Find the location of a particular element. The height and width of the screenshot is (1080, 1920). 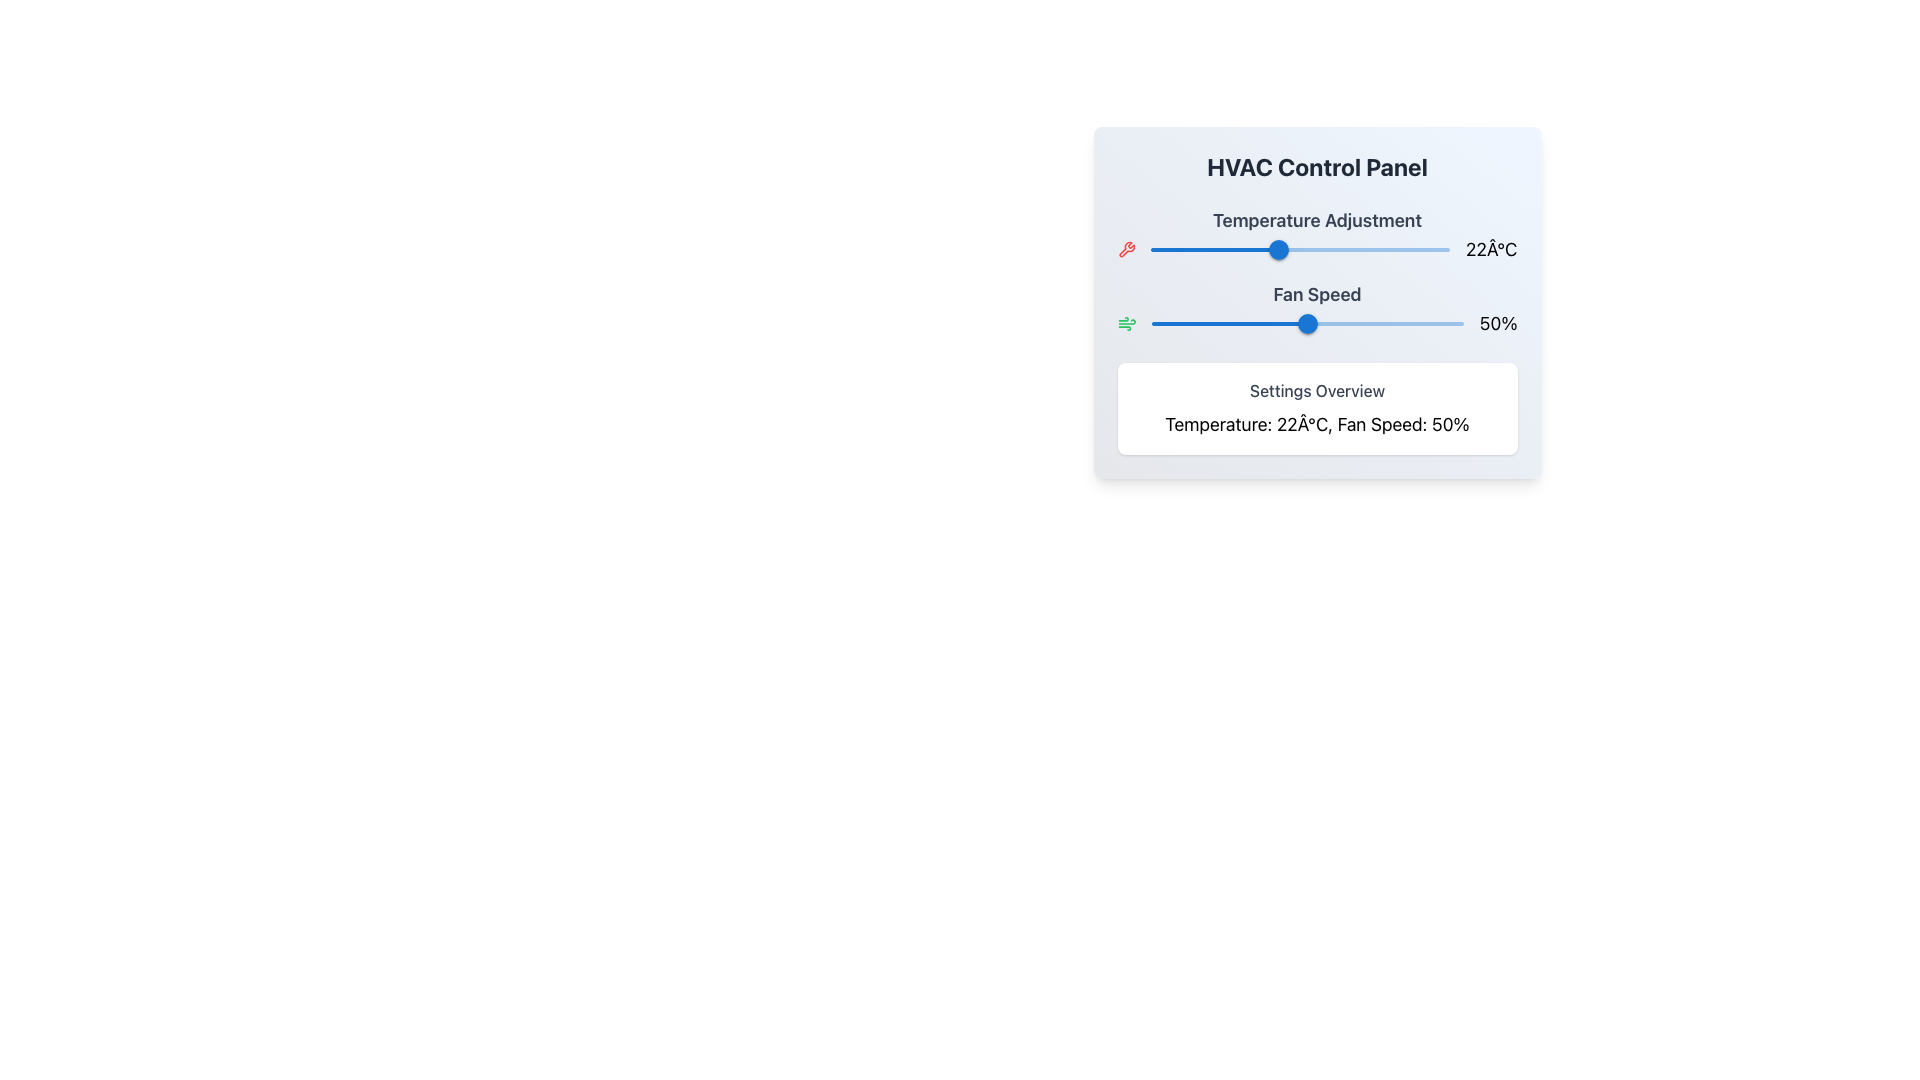

the temperature is located at coordinates (1220, 249).